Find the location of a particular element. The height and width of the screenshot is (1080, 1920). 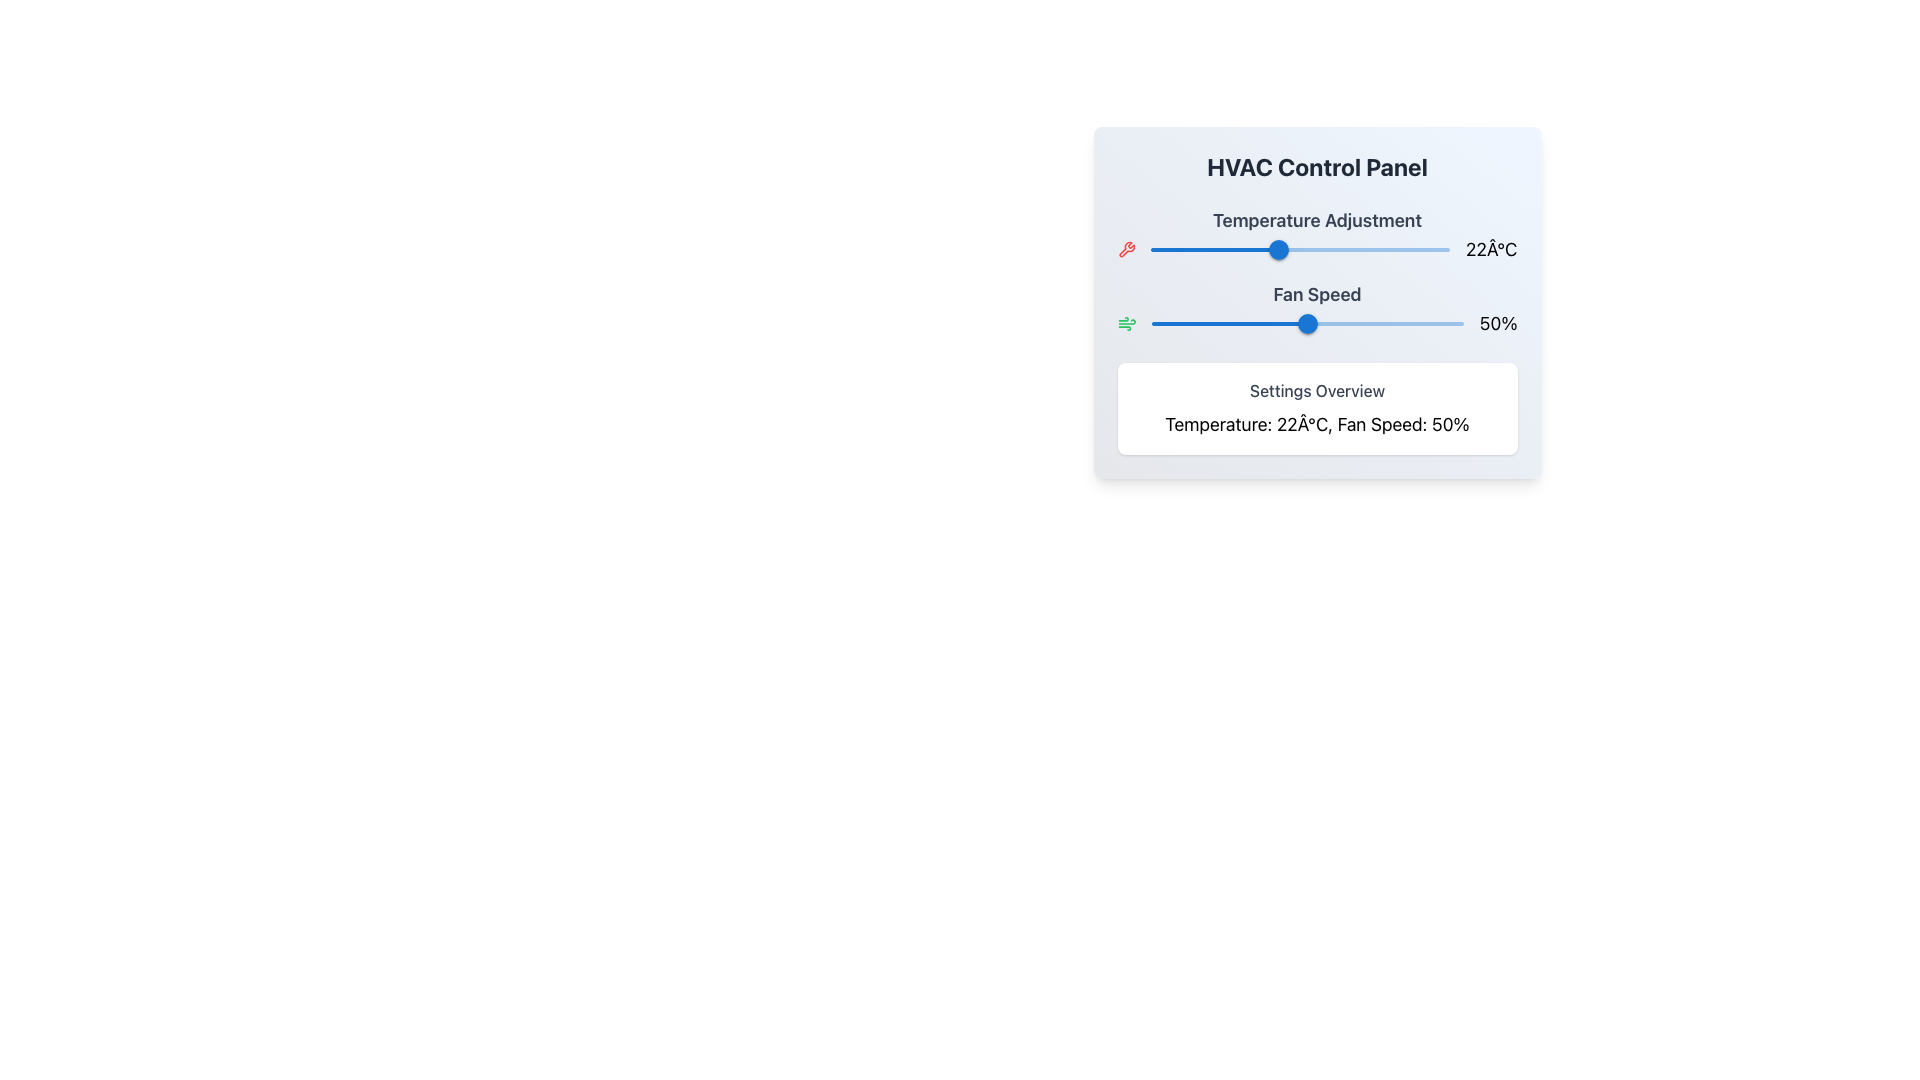

the temperature is located at coordinates (1220, 249).